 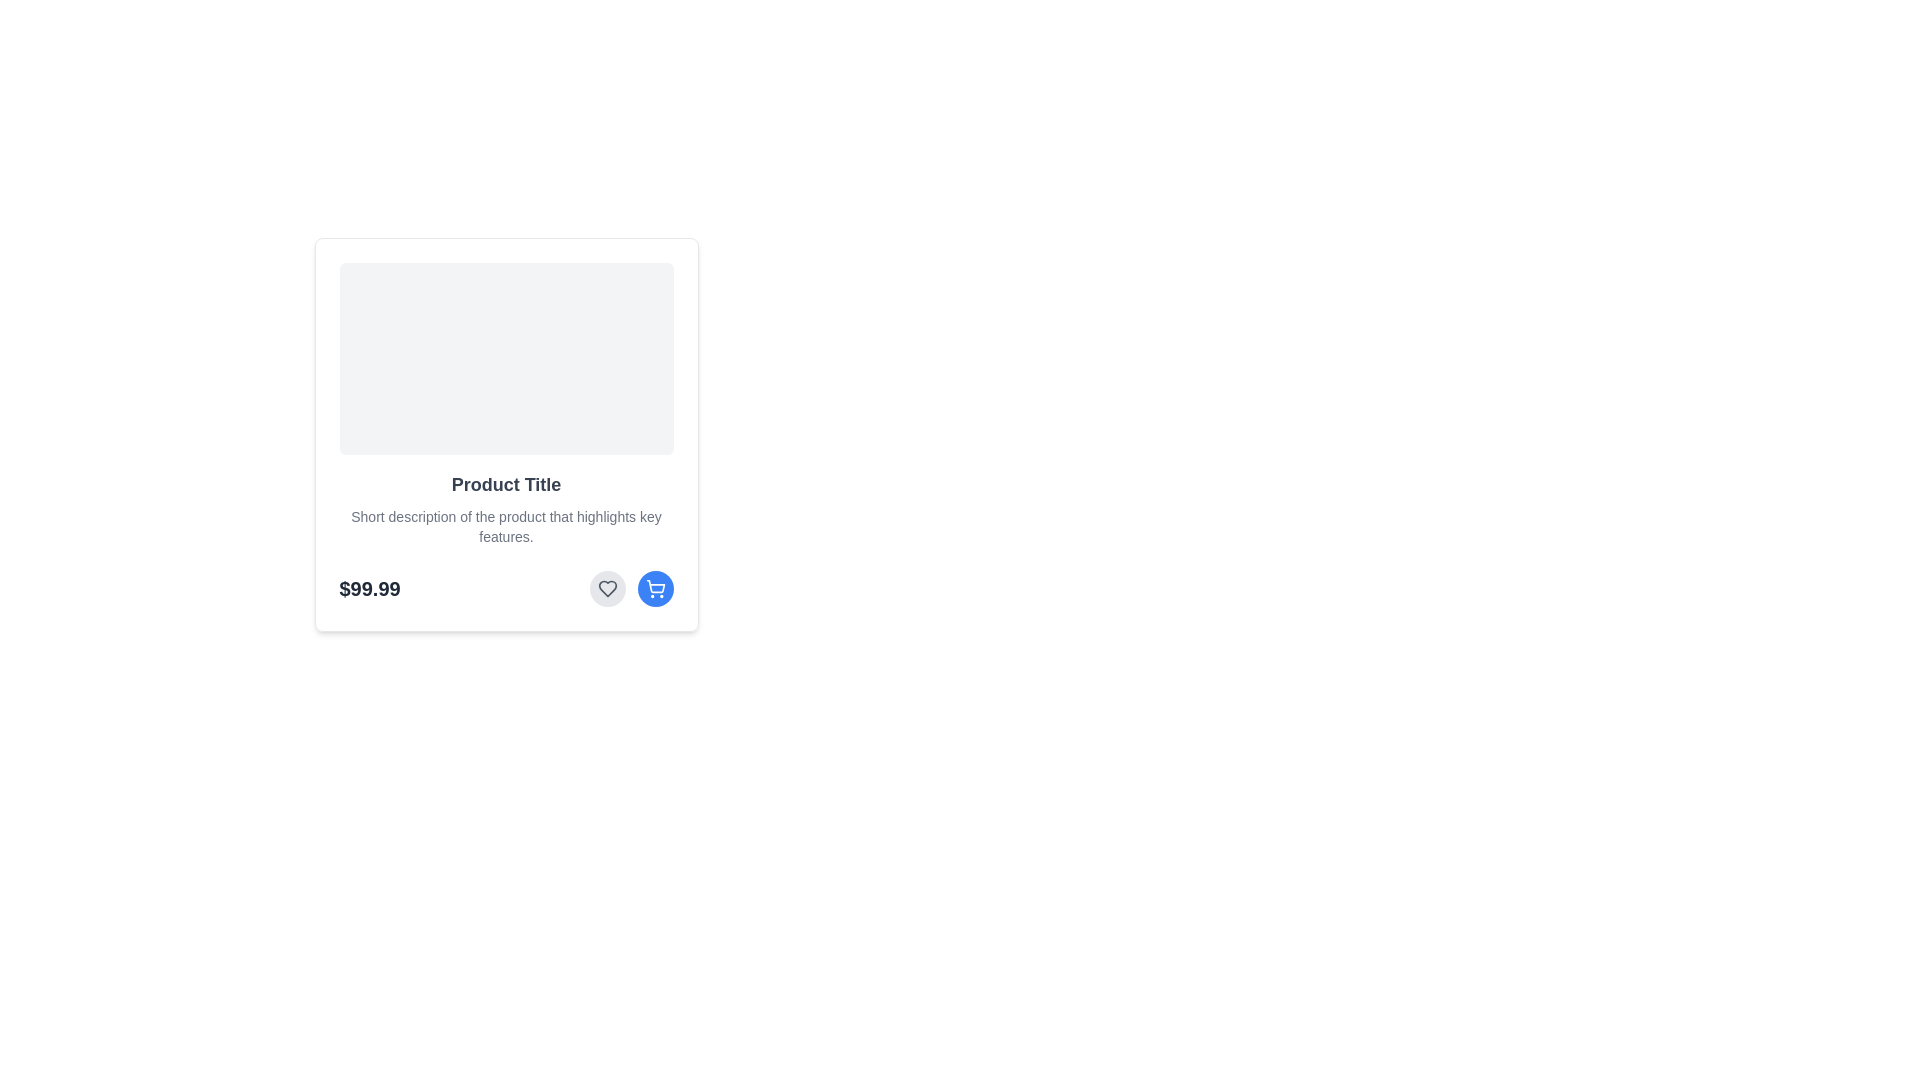 What do you see at coordinates (506, 485) in the screenshot?
I see `the 'Product Title' text label` at bounding box center [506, 485].